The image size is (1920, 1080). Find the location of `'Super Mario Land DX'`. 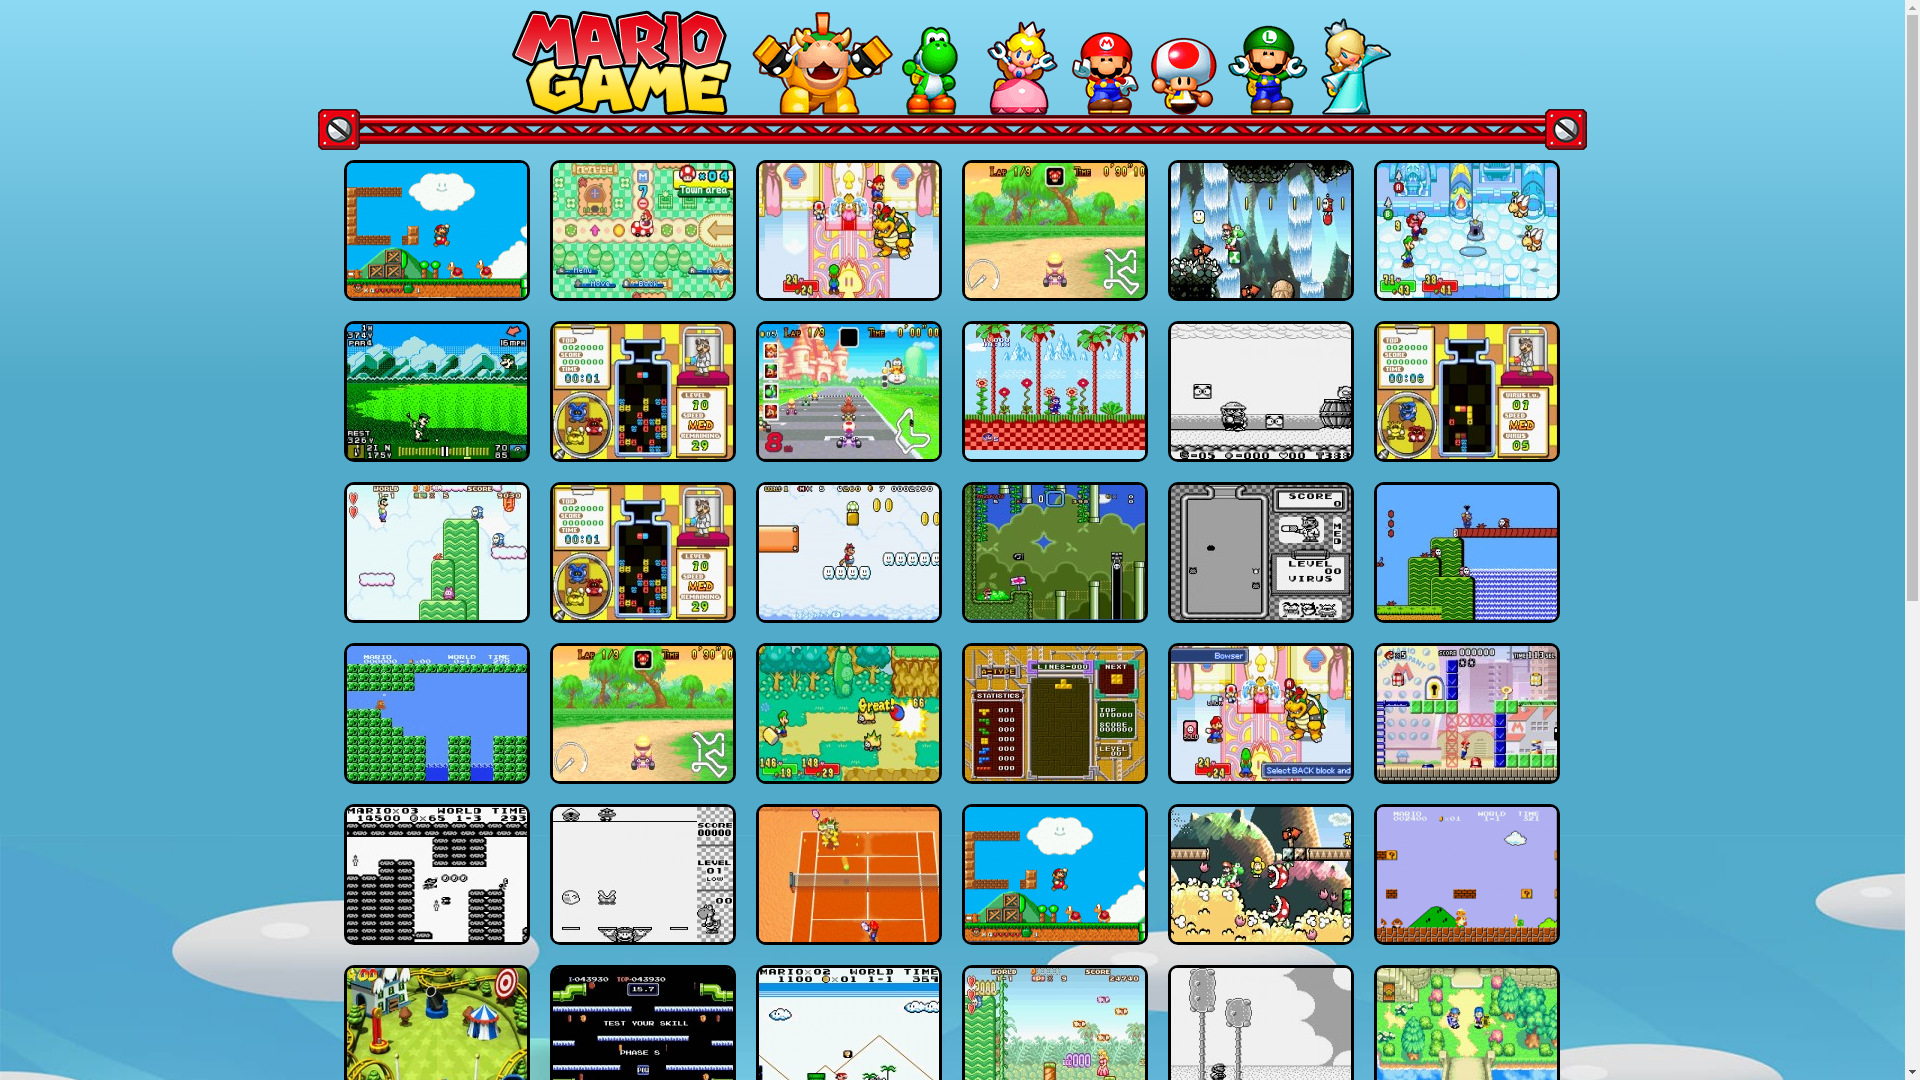

'Super Mario Land DX' is located at coordinates (849, 1033).